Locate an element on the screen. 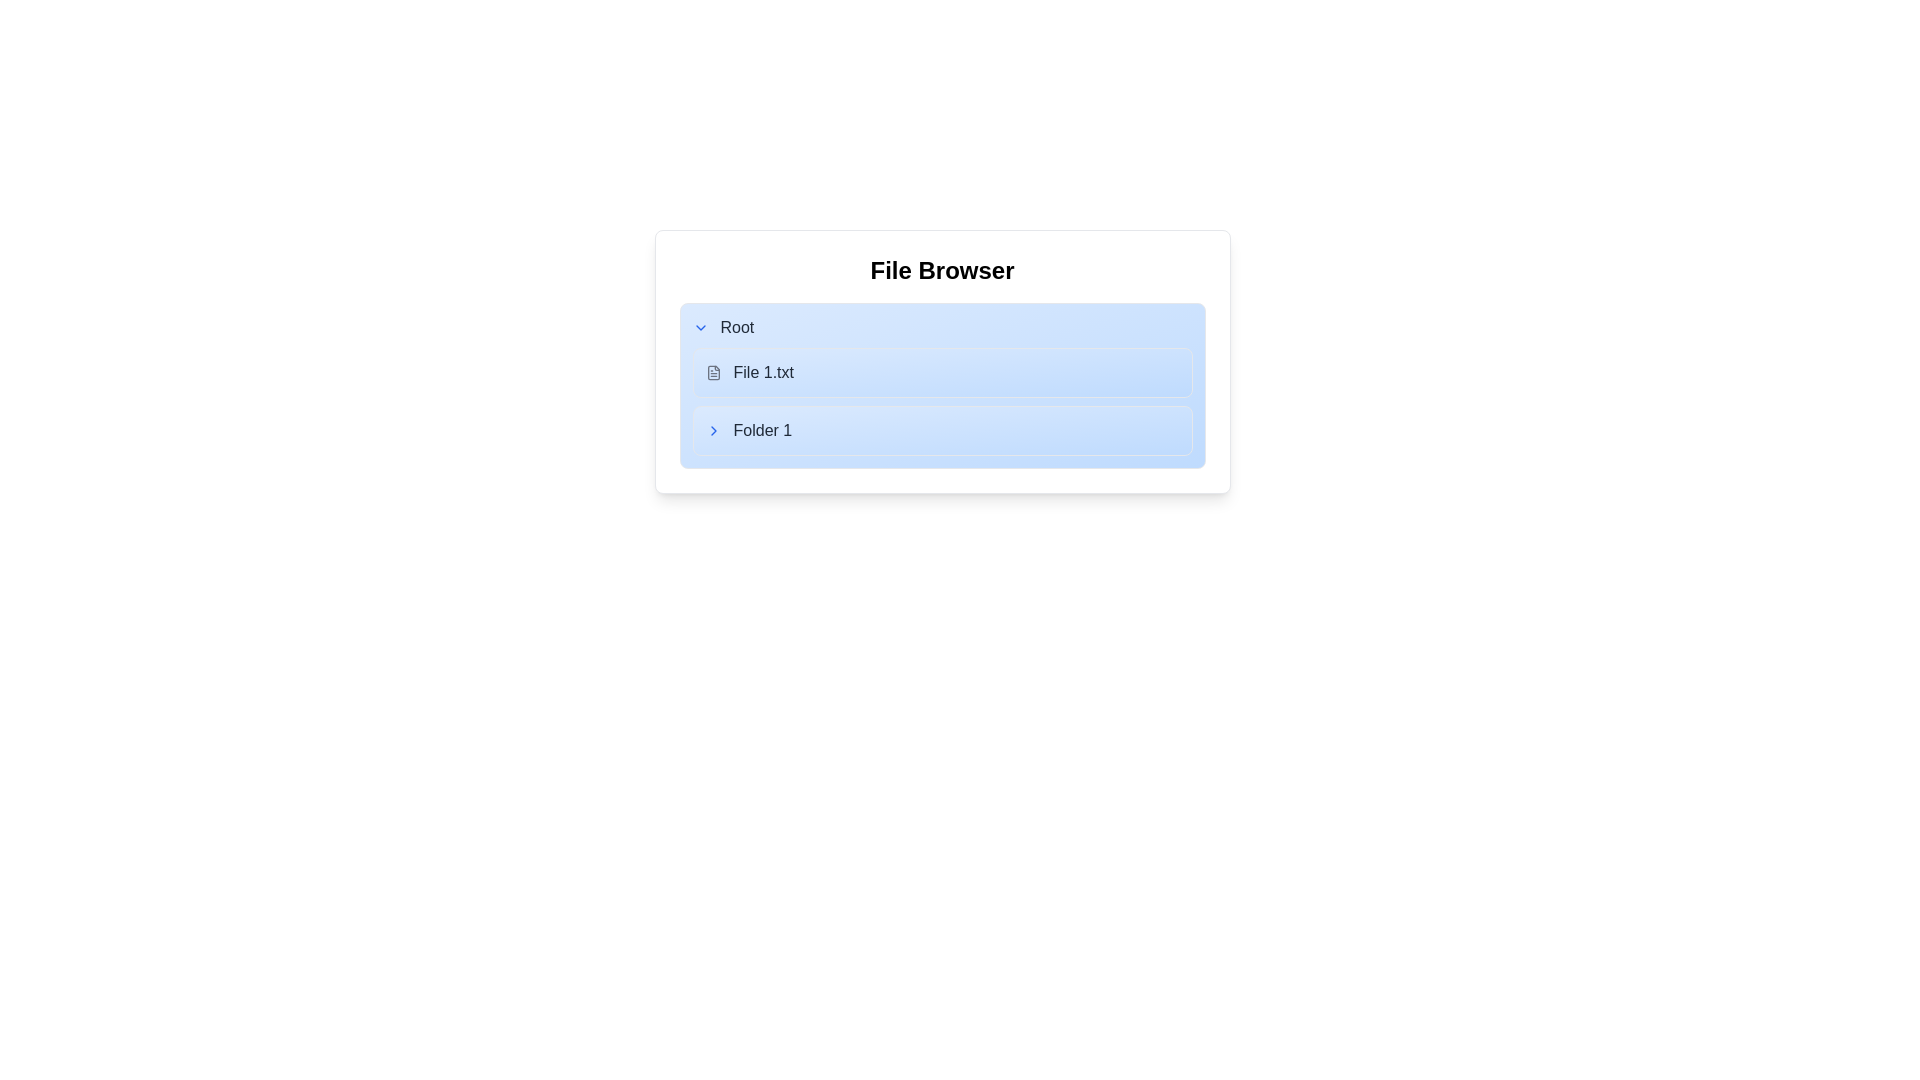 The height and width of the screenshot is (1080, 1920). the SVG-based icon representing 'File 1.txt' in the file browser, located just before 'Folder 1' is located at coordinates (713, 373).